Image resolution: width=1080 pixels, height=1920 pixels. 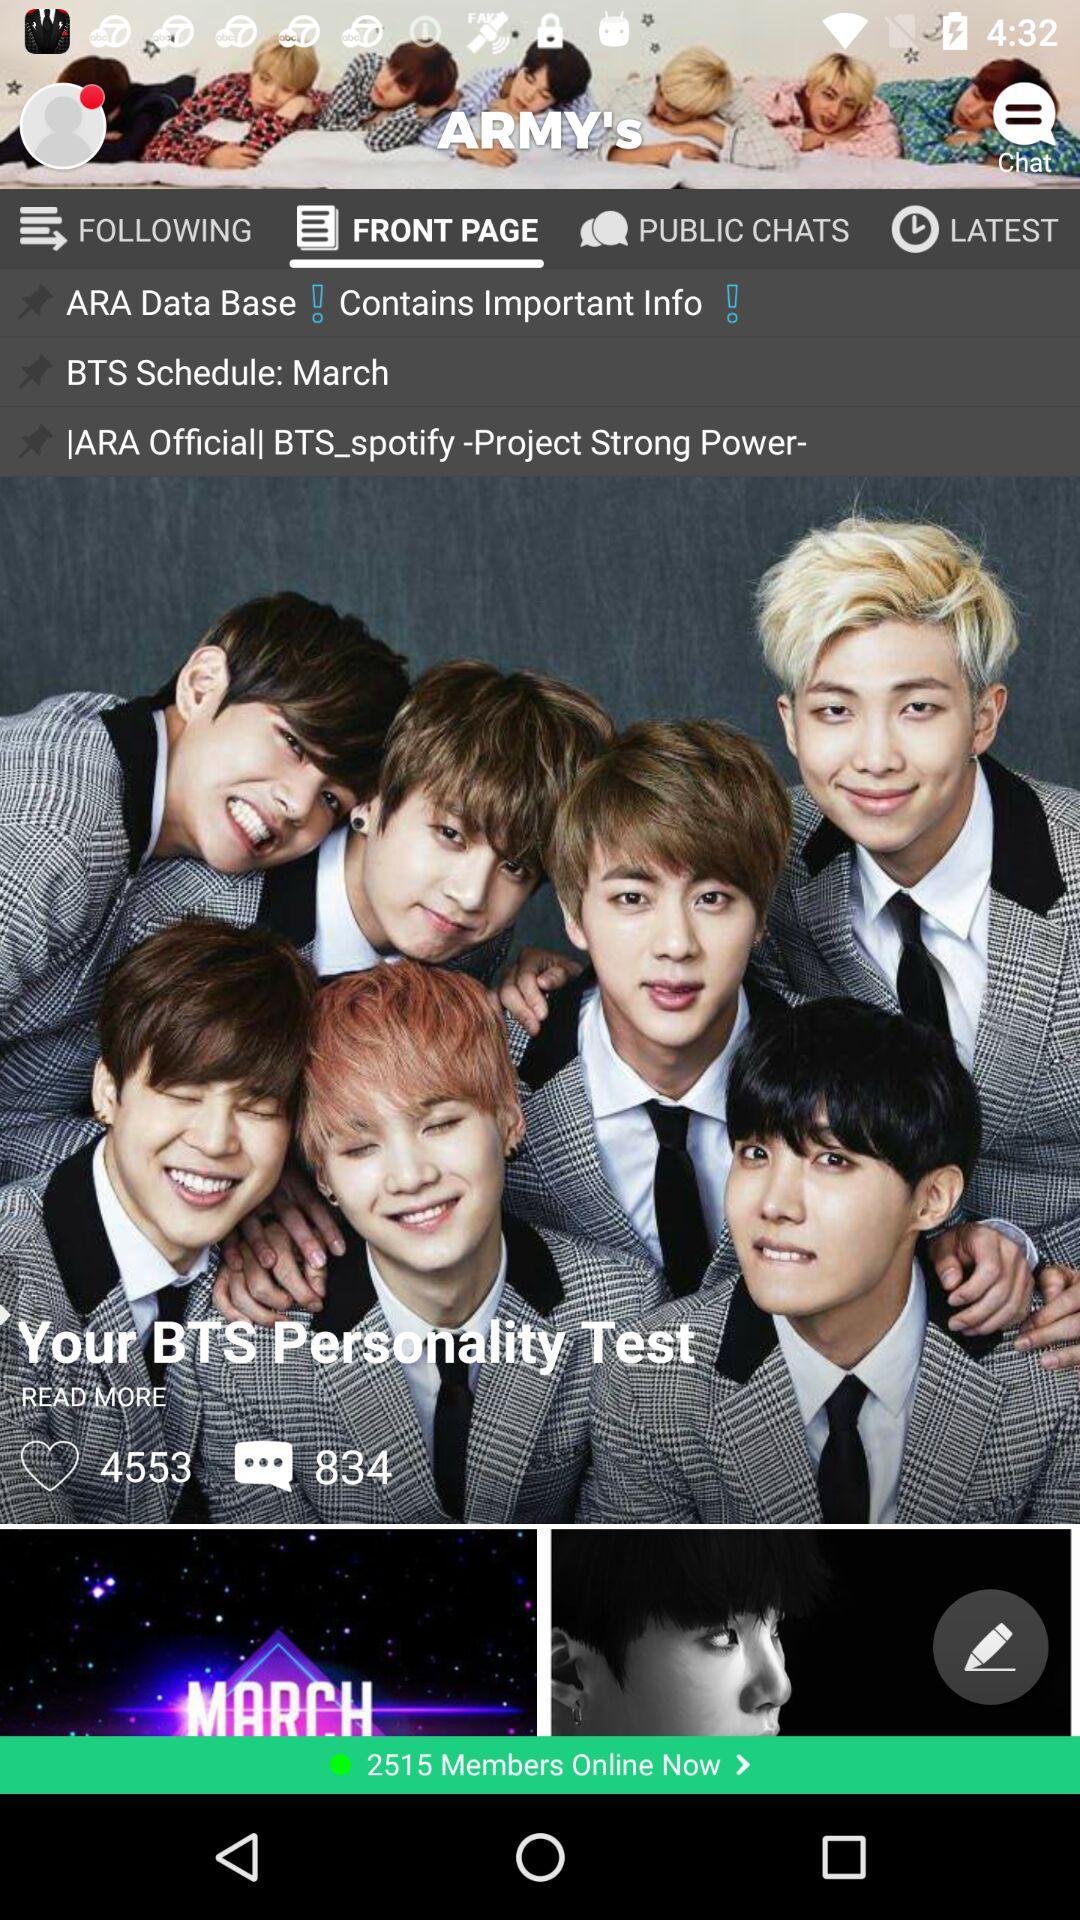 What do you see at coordinates (990, 1646) in the screenshot?
I see `edit` at bounding box center [990, 1646].